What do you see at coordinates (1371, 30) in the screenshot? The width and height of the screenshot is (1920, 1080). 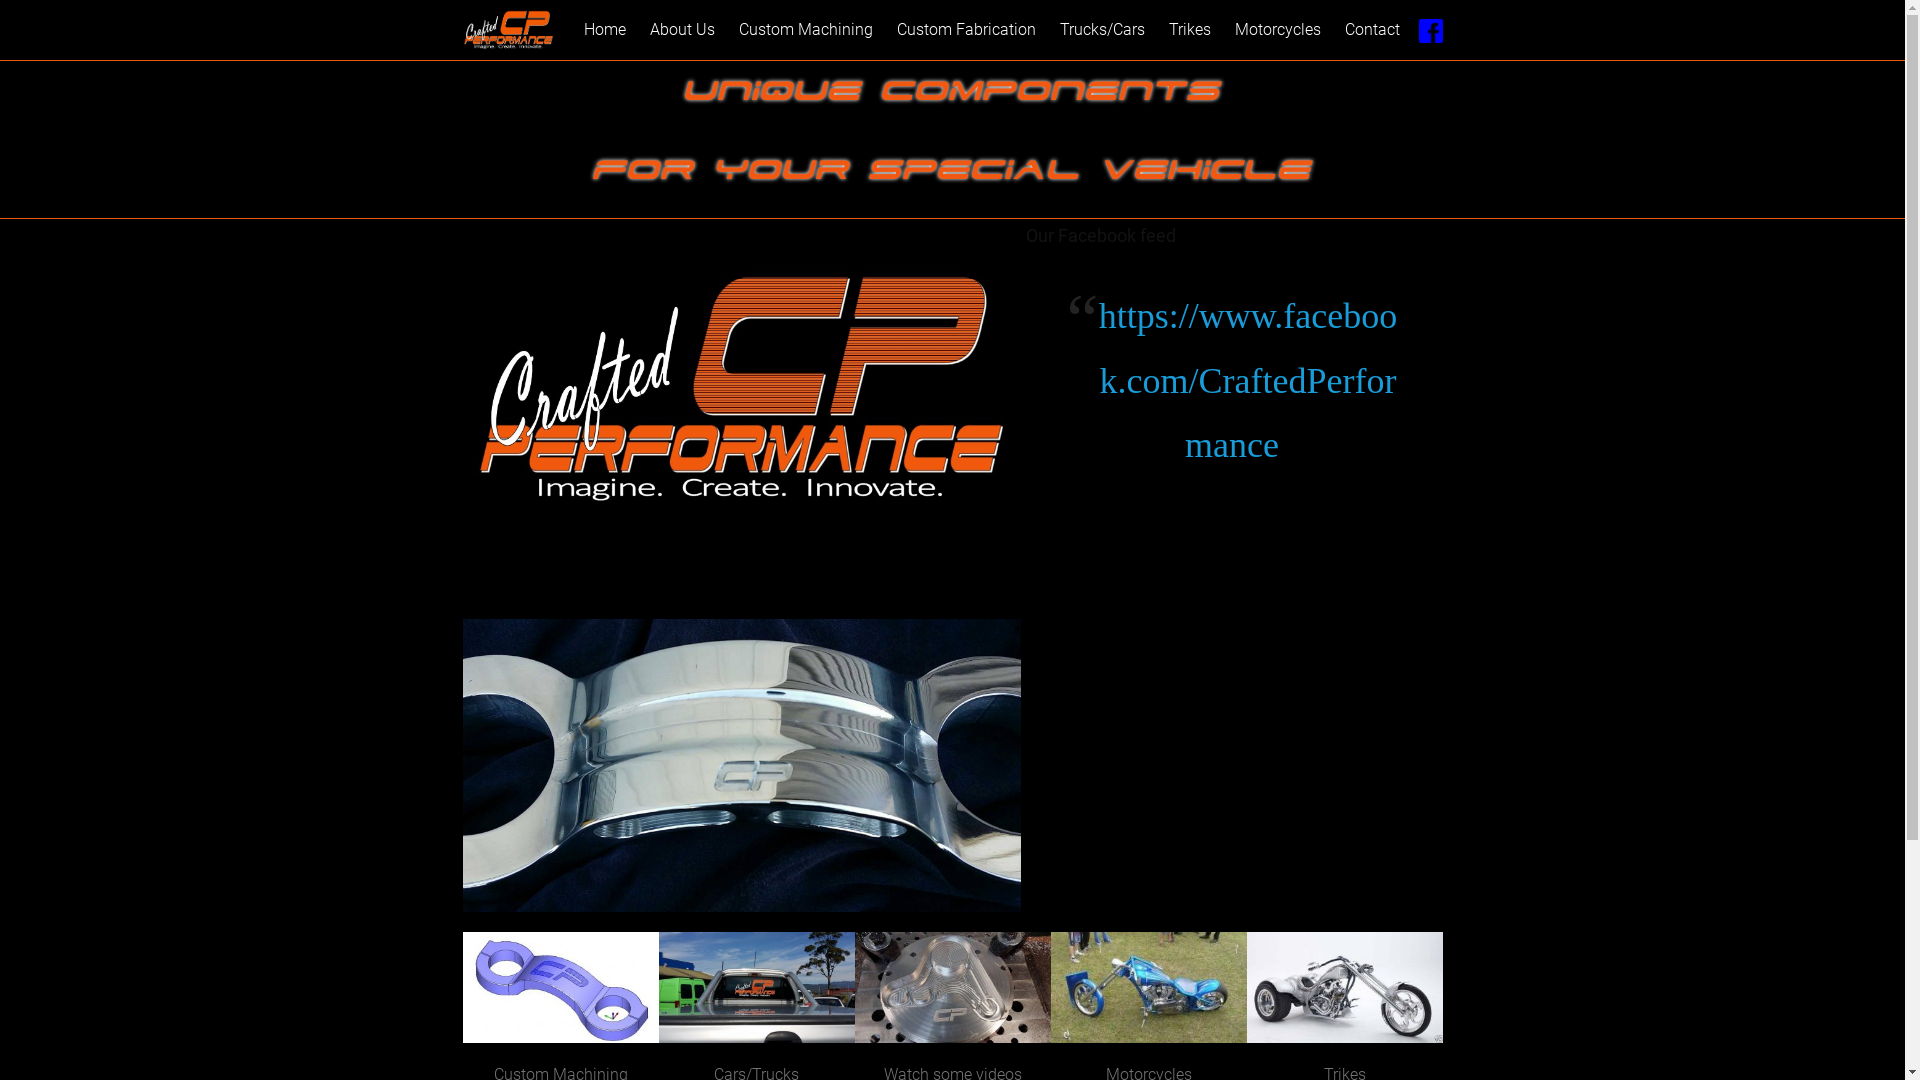 I see `'Contact'` at bounding box center [1371, 30].